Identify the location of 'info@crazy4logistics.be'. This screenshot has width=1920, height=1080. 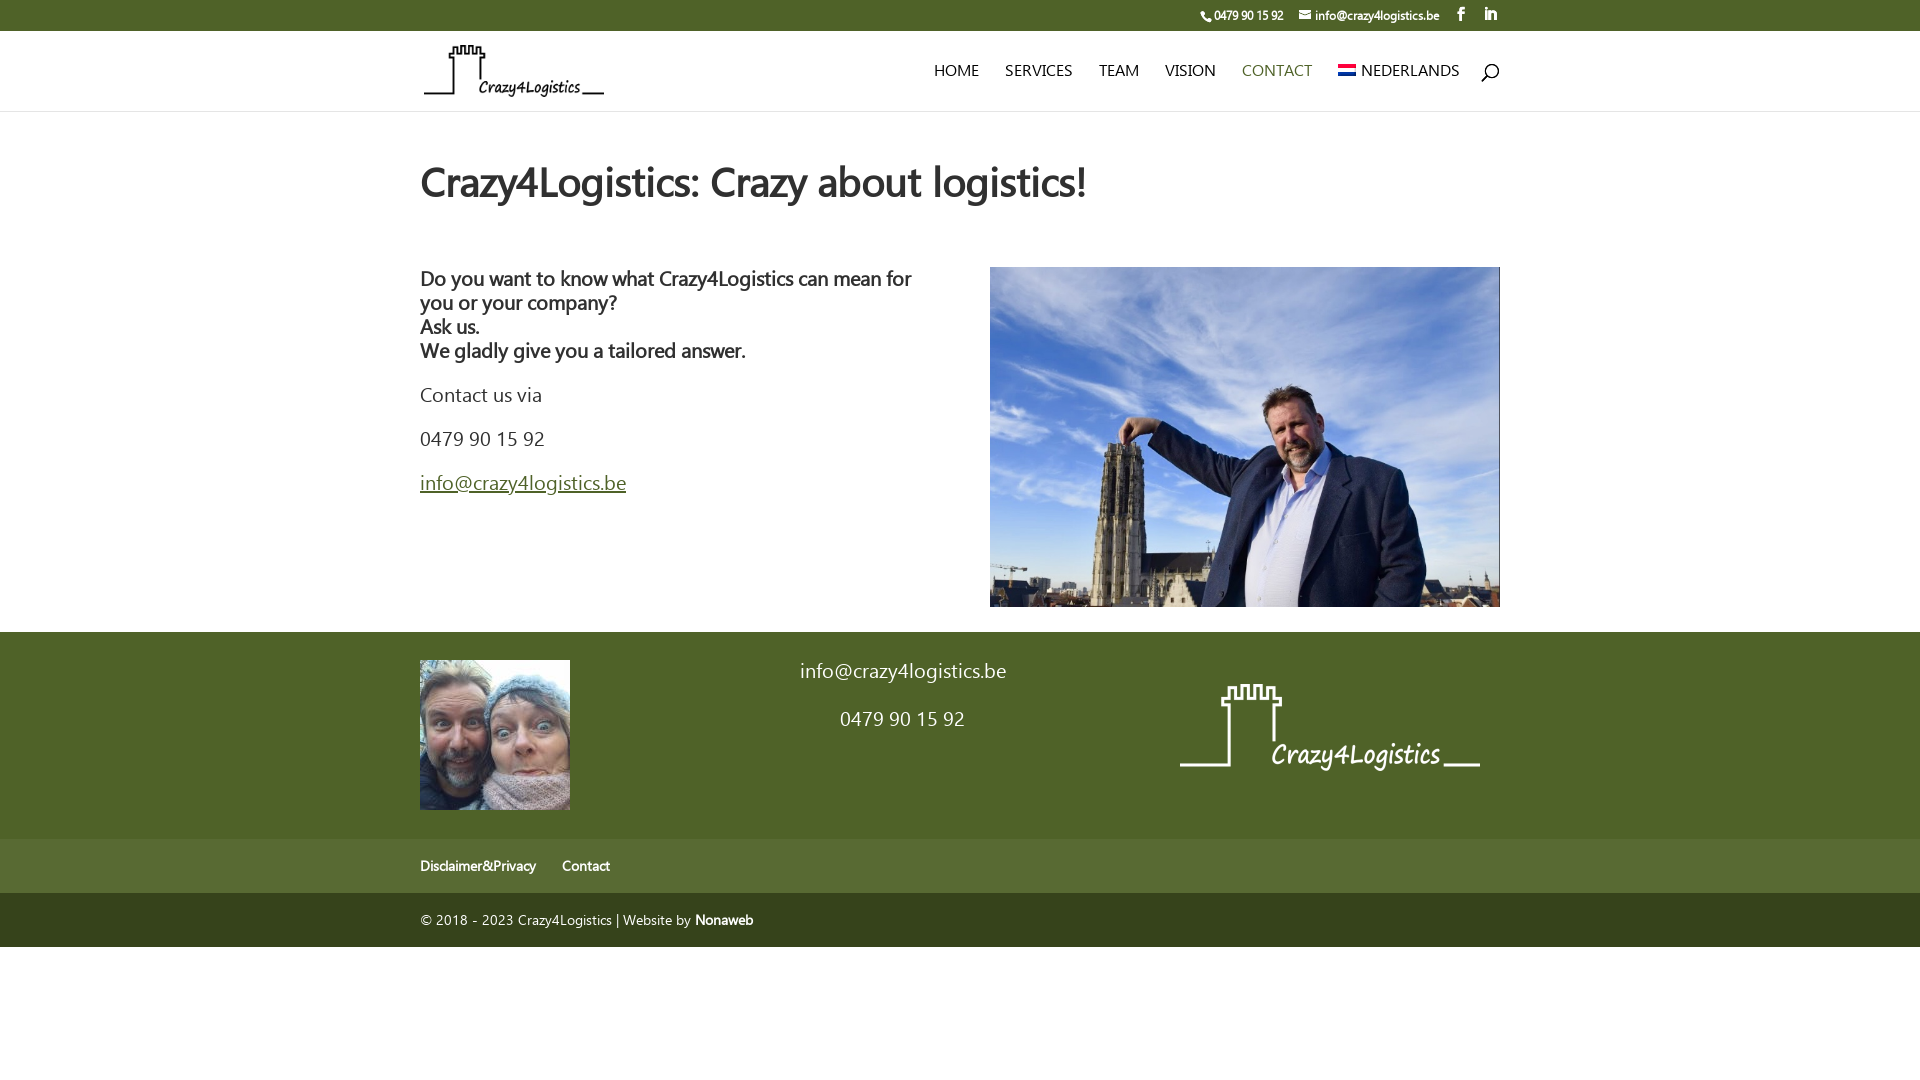
(1299, 15).